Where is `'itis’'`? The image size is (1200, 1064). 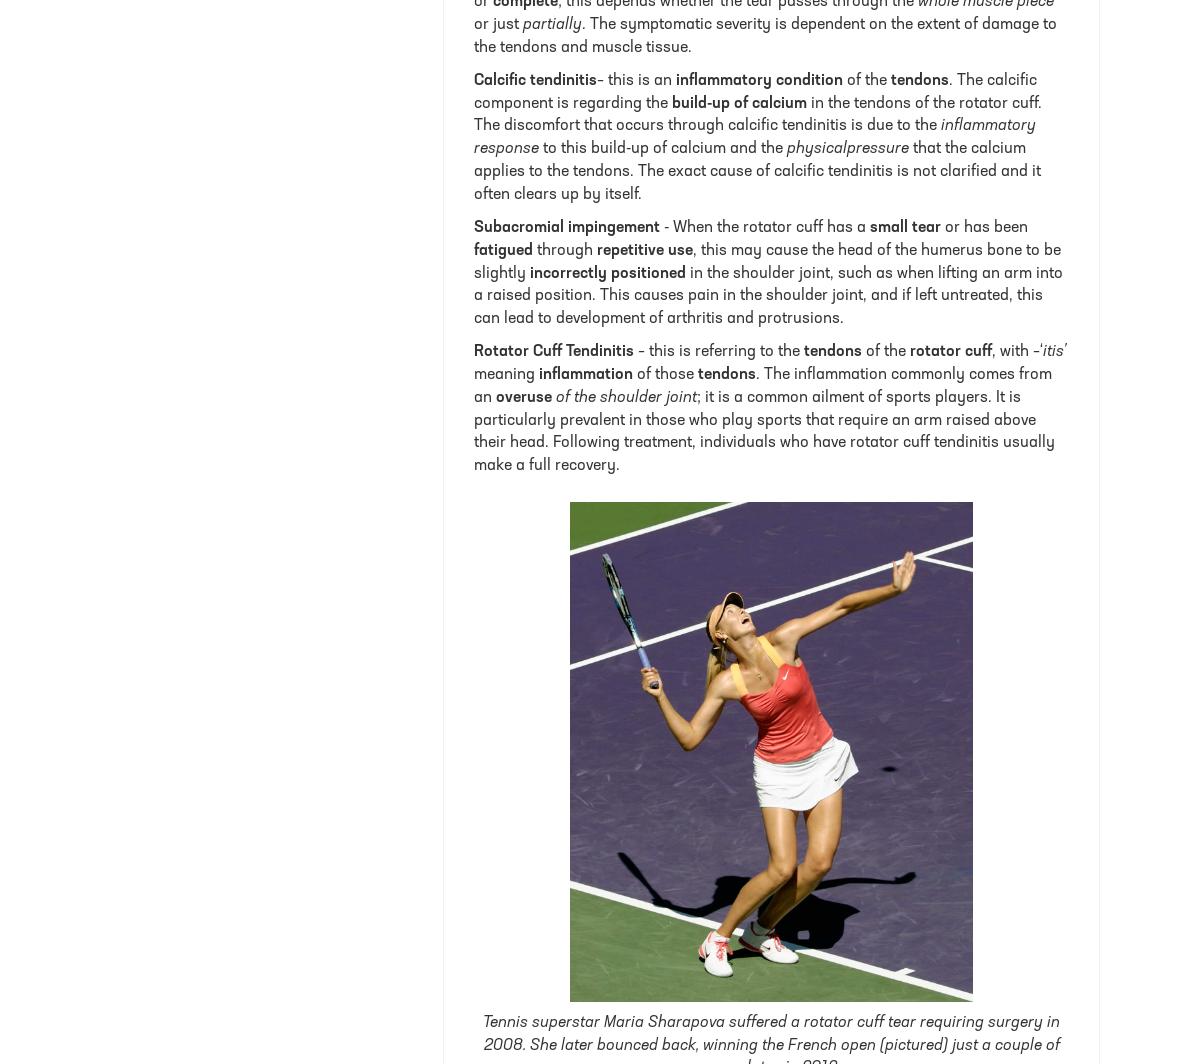 'itis’' is located at coordinates (1053, 351).